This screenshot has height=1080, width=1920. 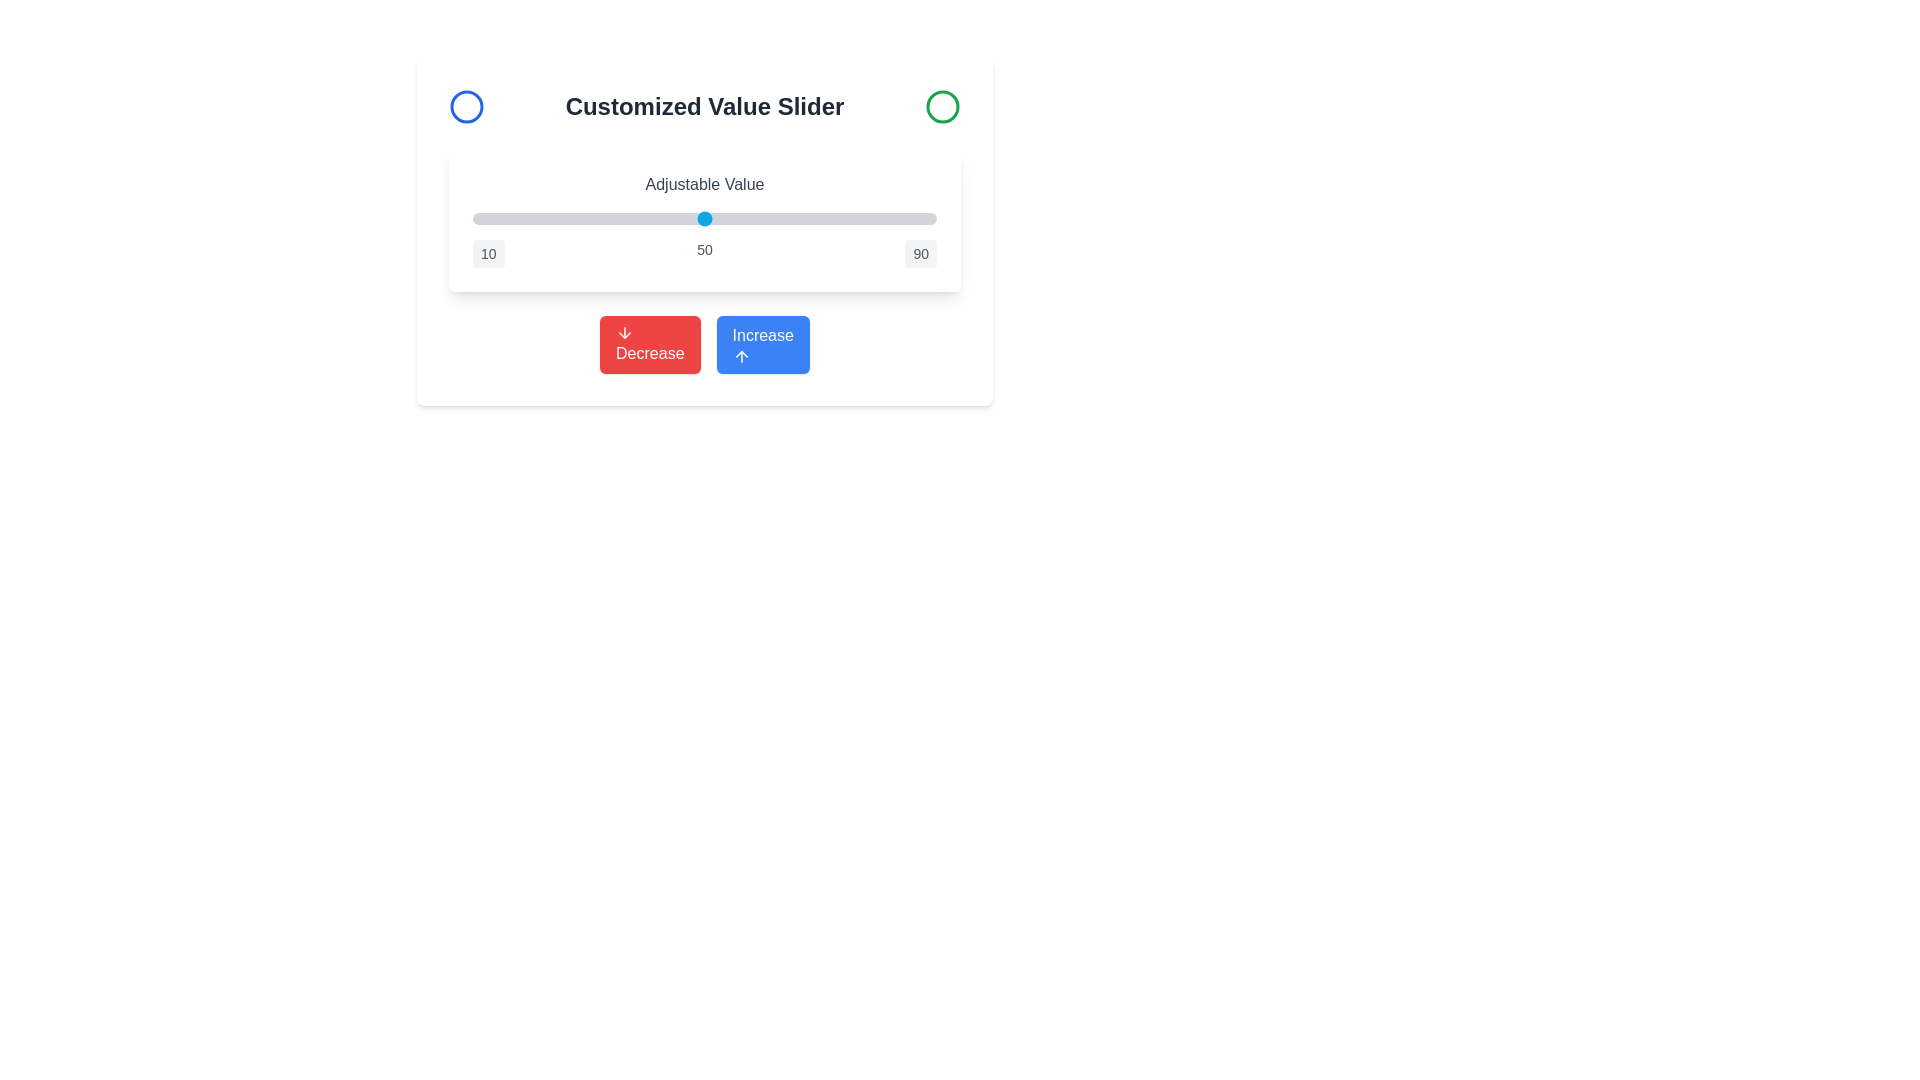 I want to click on adjustable value, so click(x=477, y=219).